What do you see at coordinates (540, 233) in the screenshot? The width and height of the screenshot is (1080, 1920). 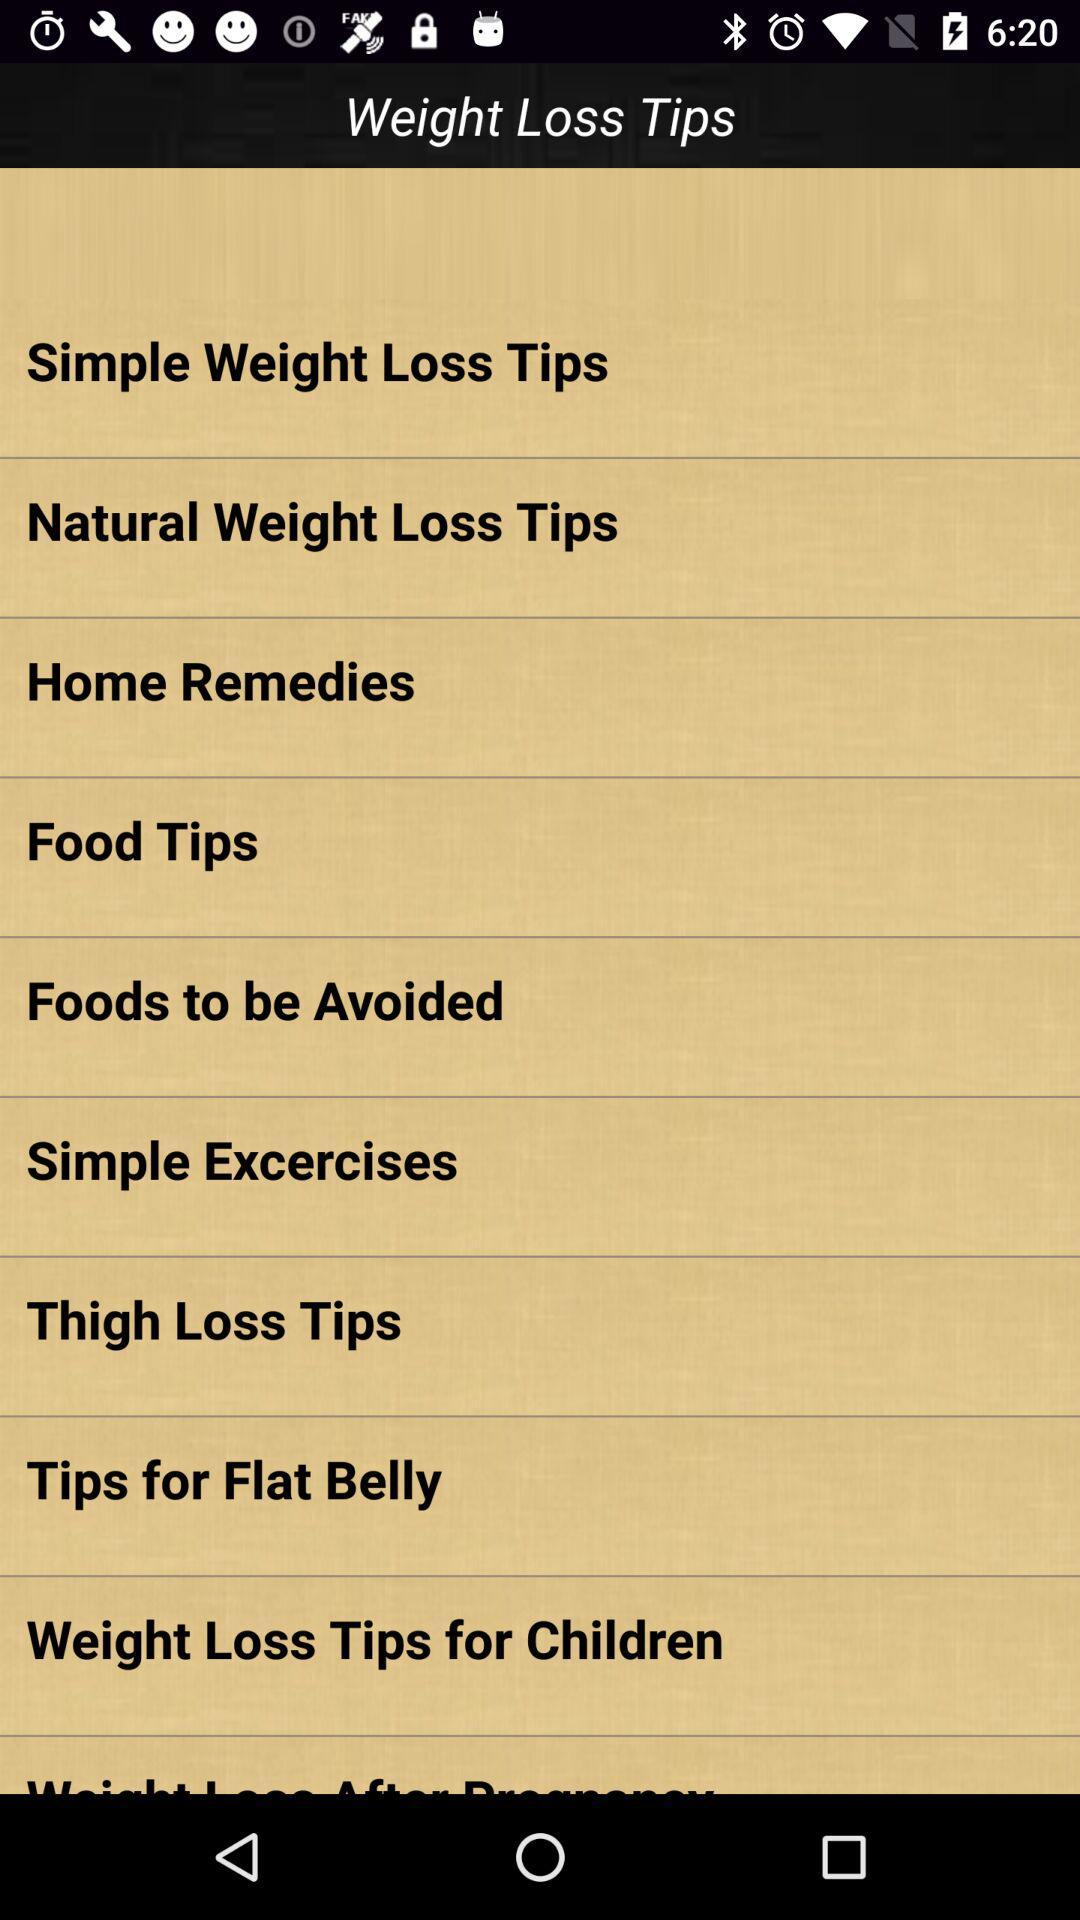 I see `the item above simple weight loss app` at bounding box center [540, 233].